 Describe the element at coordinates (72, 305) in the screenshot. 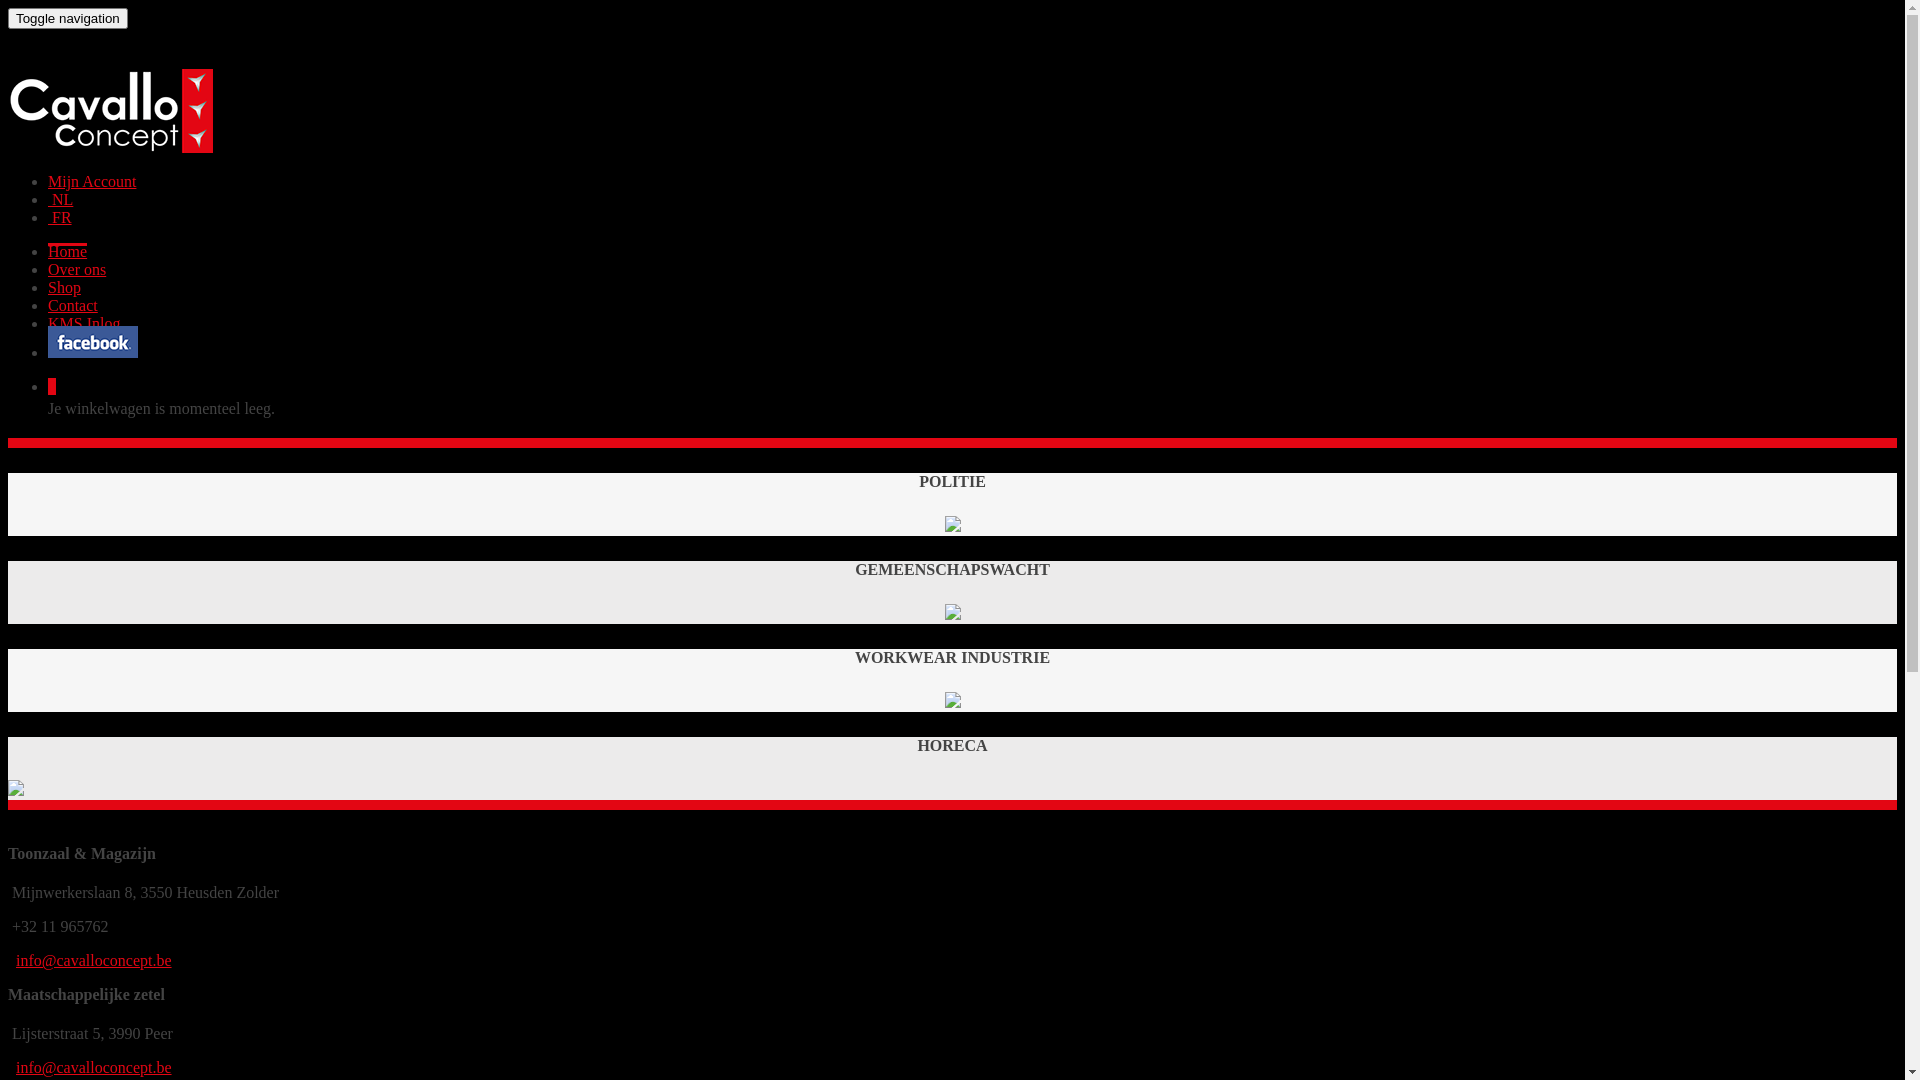

I see `'Contact'` at that location.